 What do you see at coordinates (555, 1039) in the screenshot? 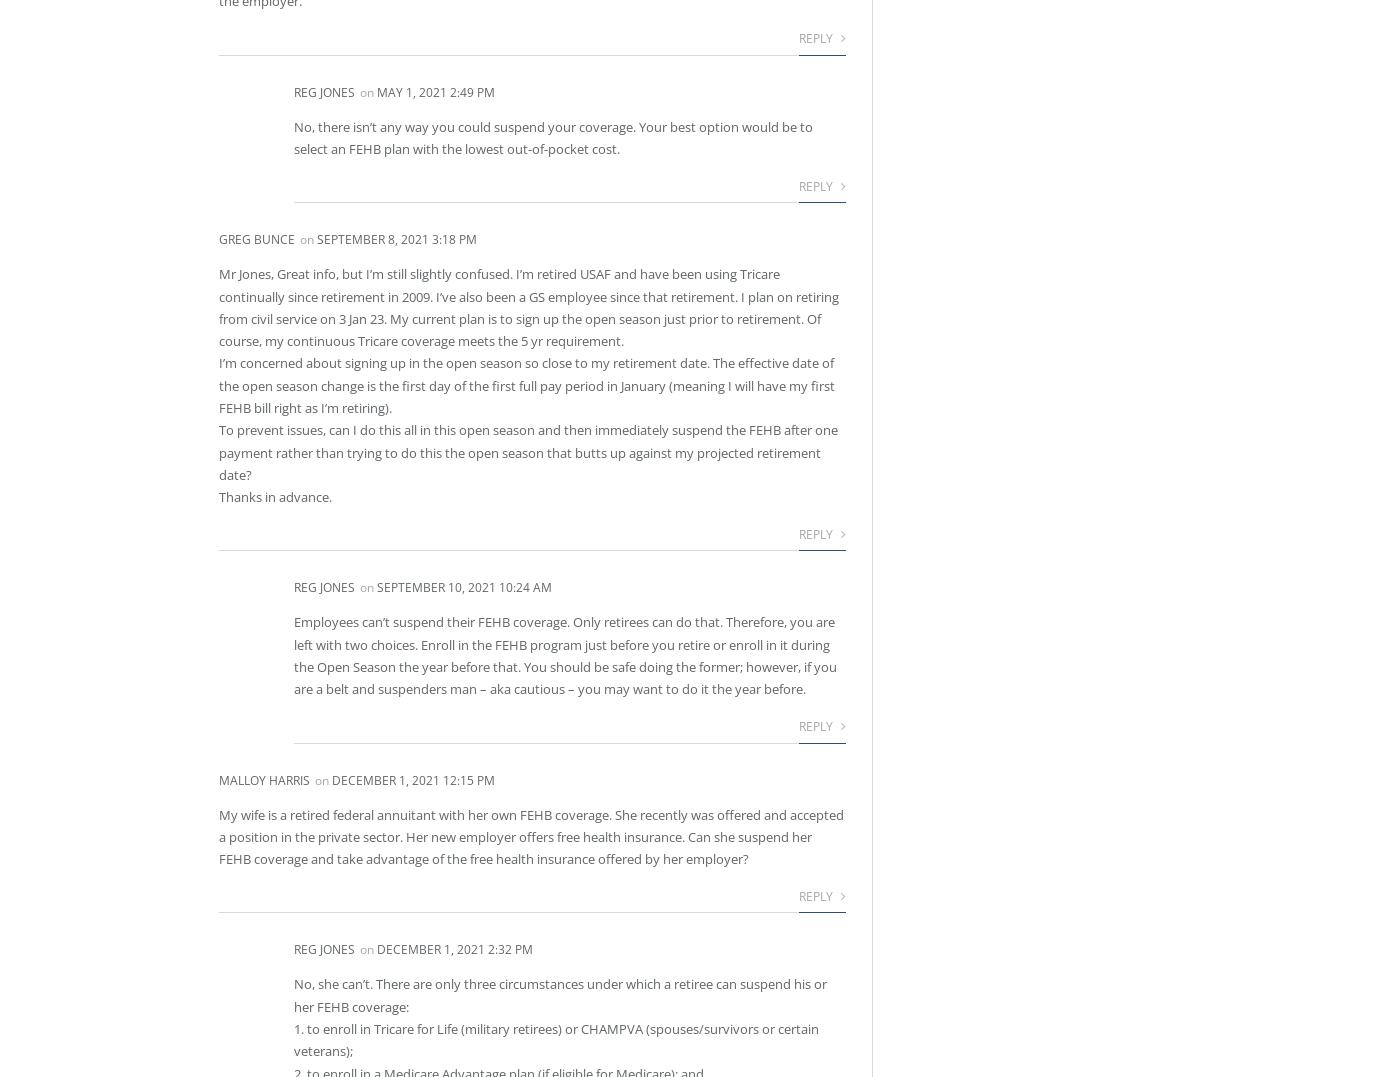
I see `'1. to enroll in Tricare for Life (military retirees) or CHAMPVA (spouses/survivors or certain veterans);'` at bounding box center [555, 1039].